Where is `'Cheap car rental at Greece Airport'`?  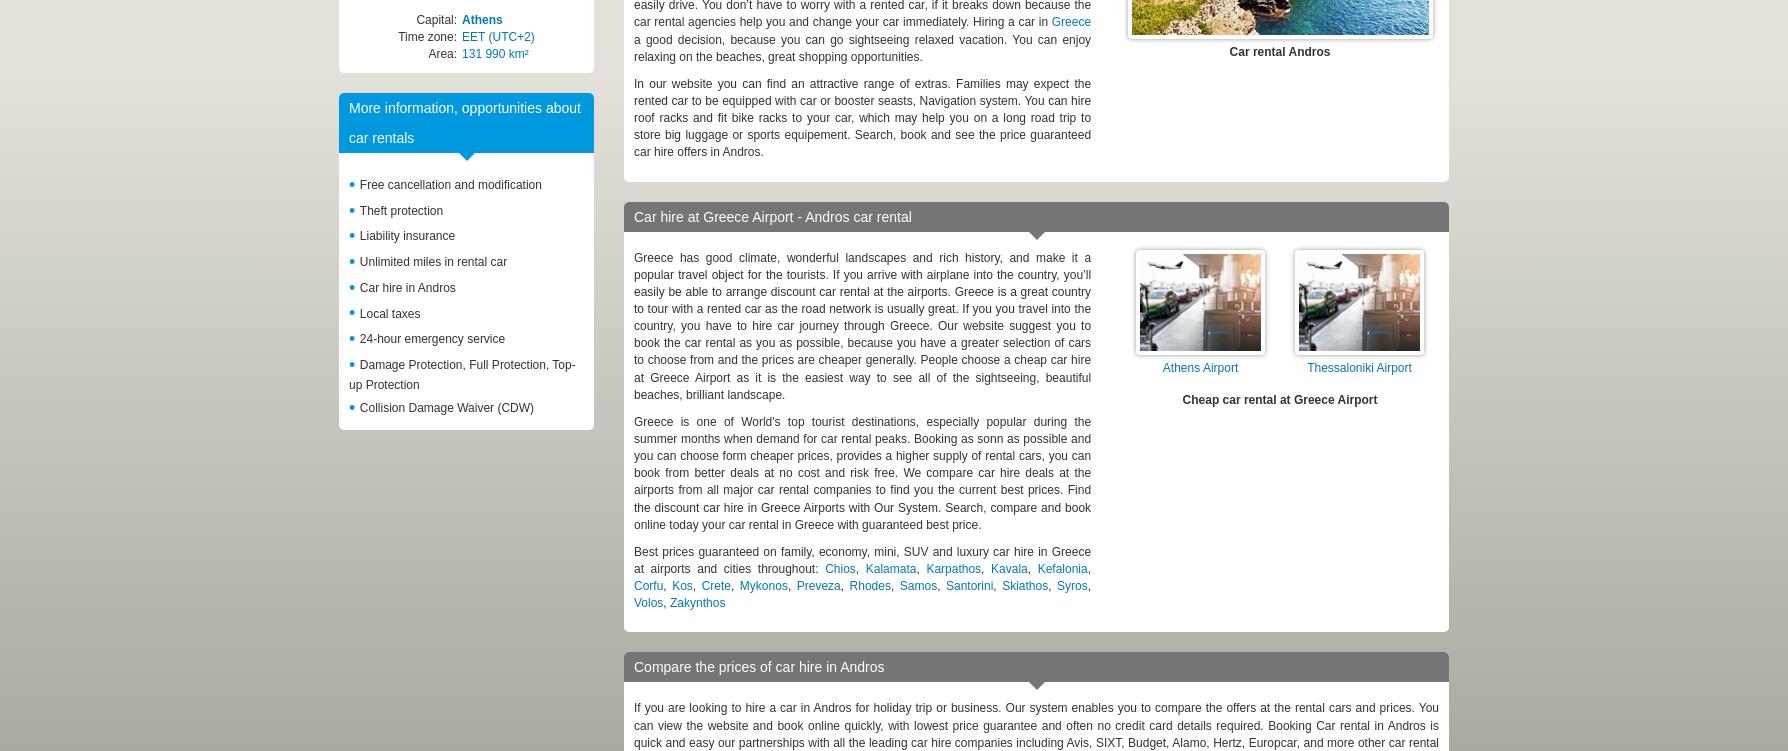 'Cheap car rental at Greece Airport' is located at coordinates (1278, 398).